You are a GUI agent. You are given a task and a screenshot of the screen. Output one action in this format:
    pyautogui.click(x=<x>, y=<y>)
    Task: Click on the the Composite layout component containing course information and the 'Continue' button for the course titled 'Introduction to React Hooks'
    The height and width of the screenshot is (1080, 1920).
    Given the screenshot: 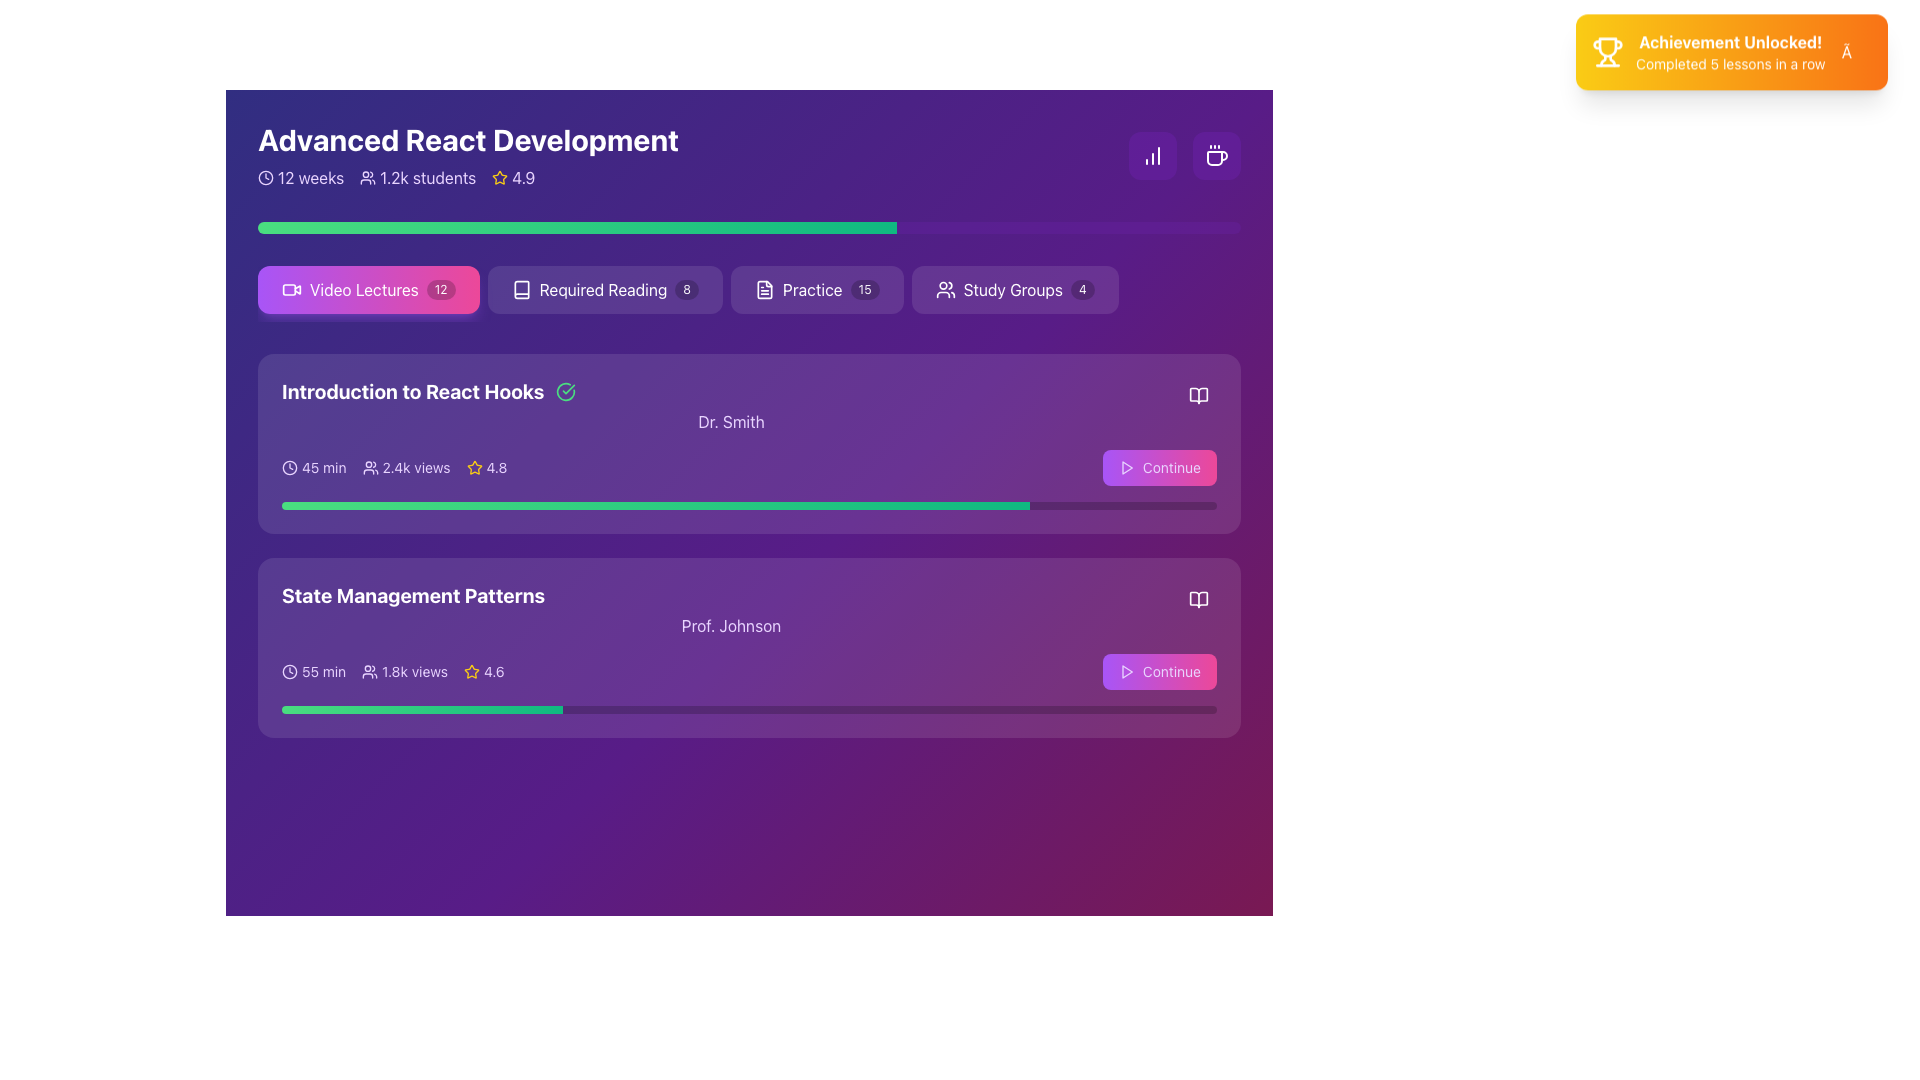 What is the action you would take?
    pyautogui.click(x=748, y=467)
    